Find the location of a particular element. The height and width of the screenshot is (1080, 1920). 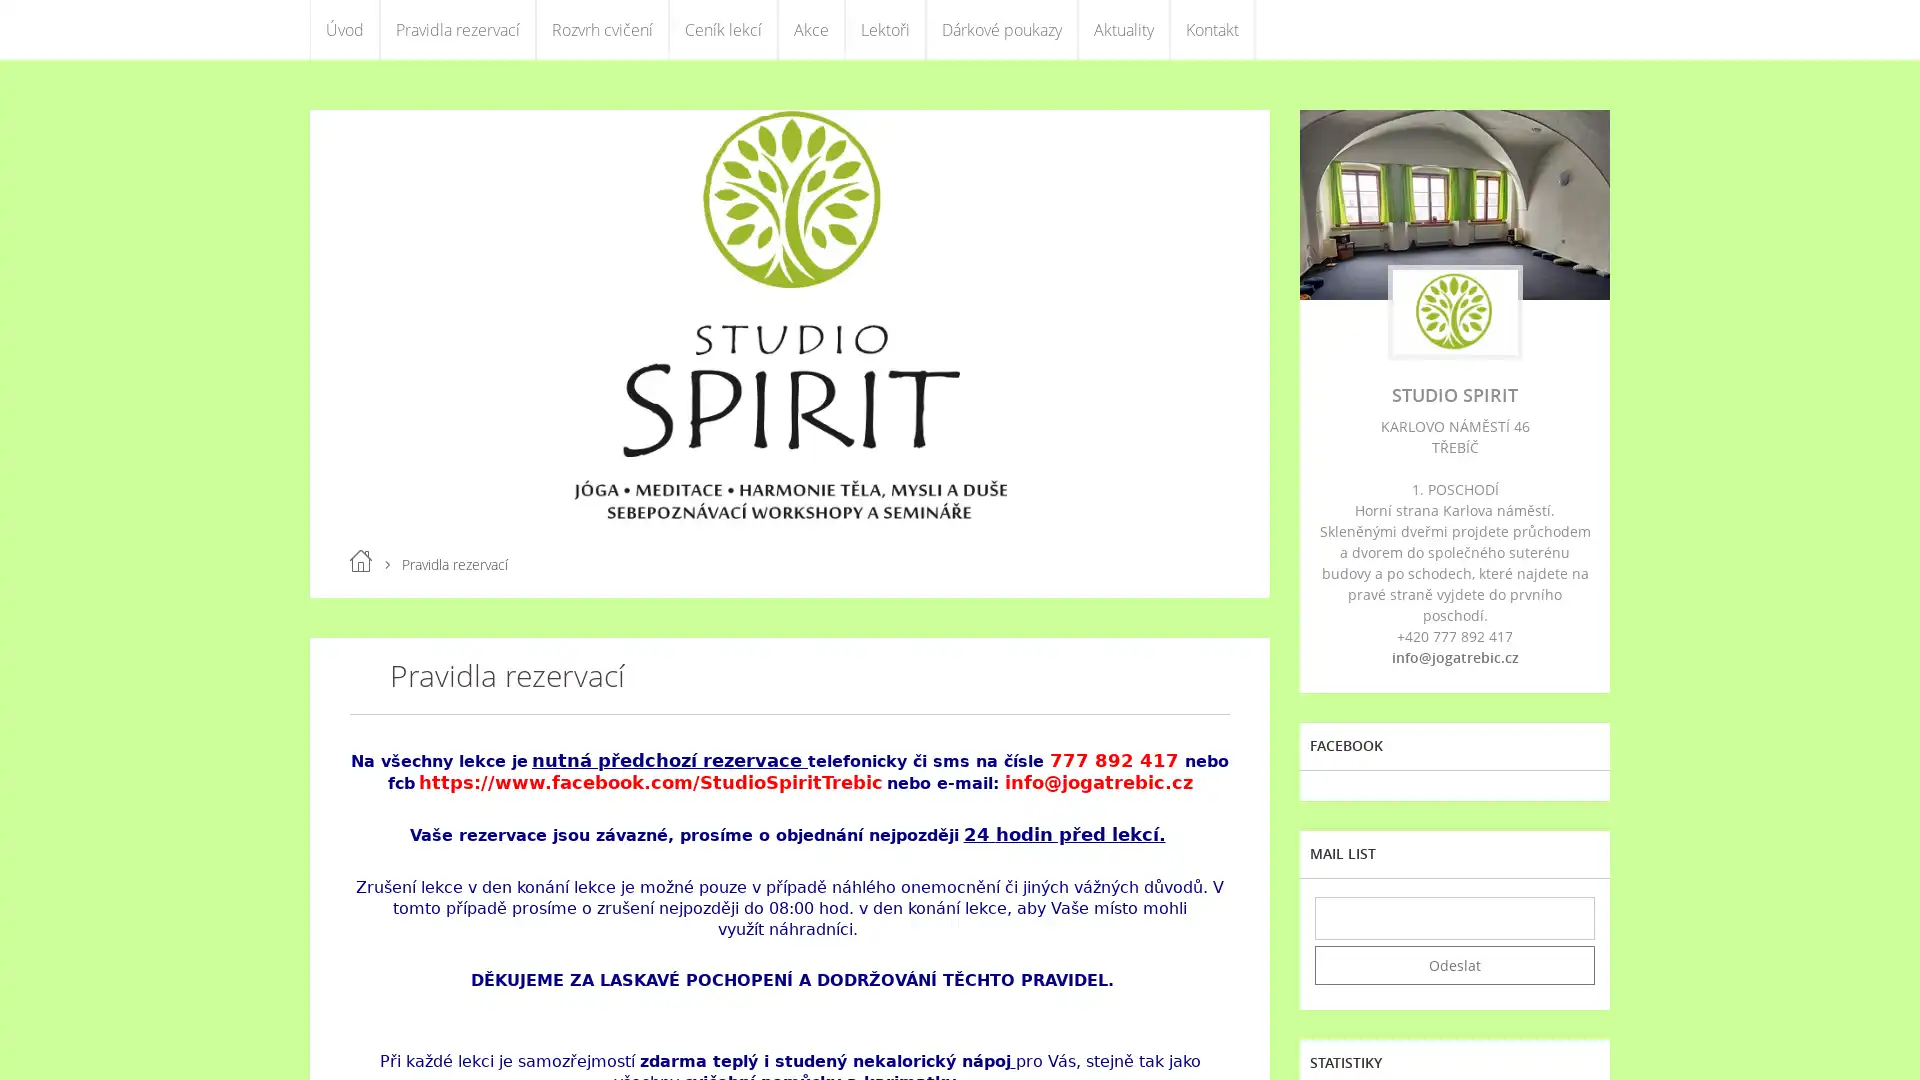

Odeslat is located at coordinates (1454, 963).